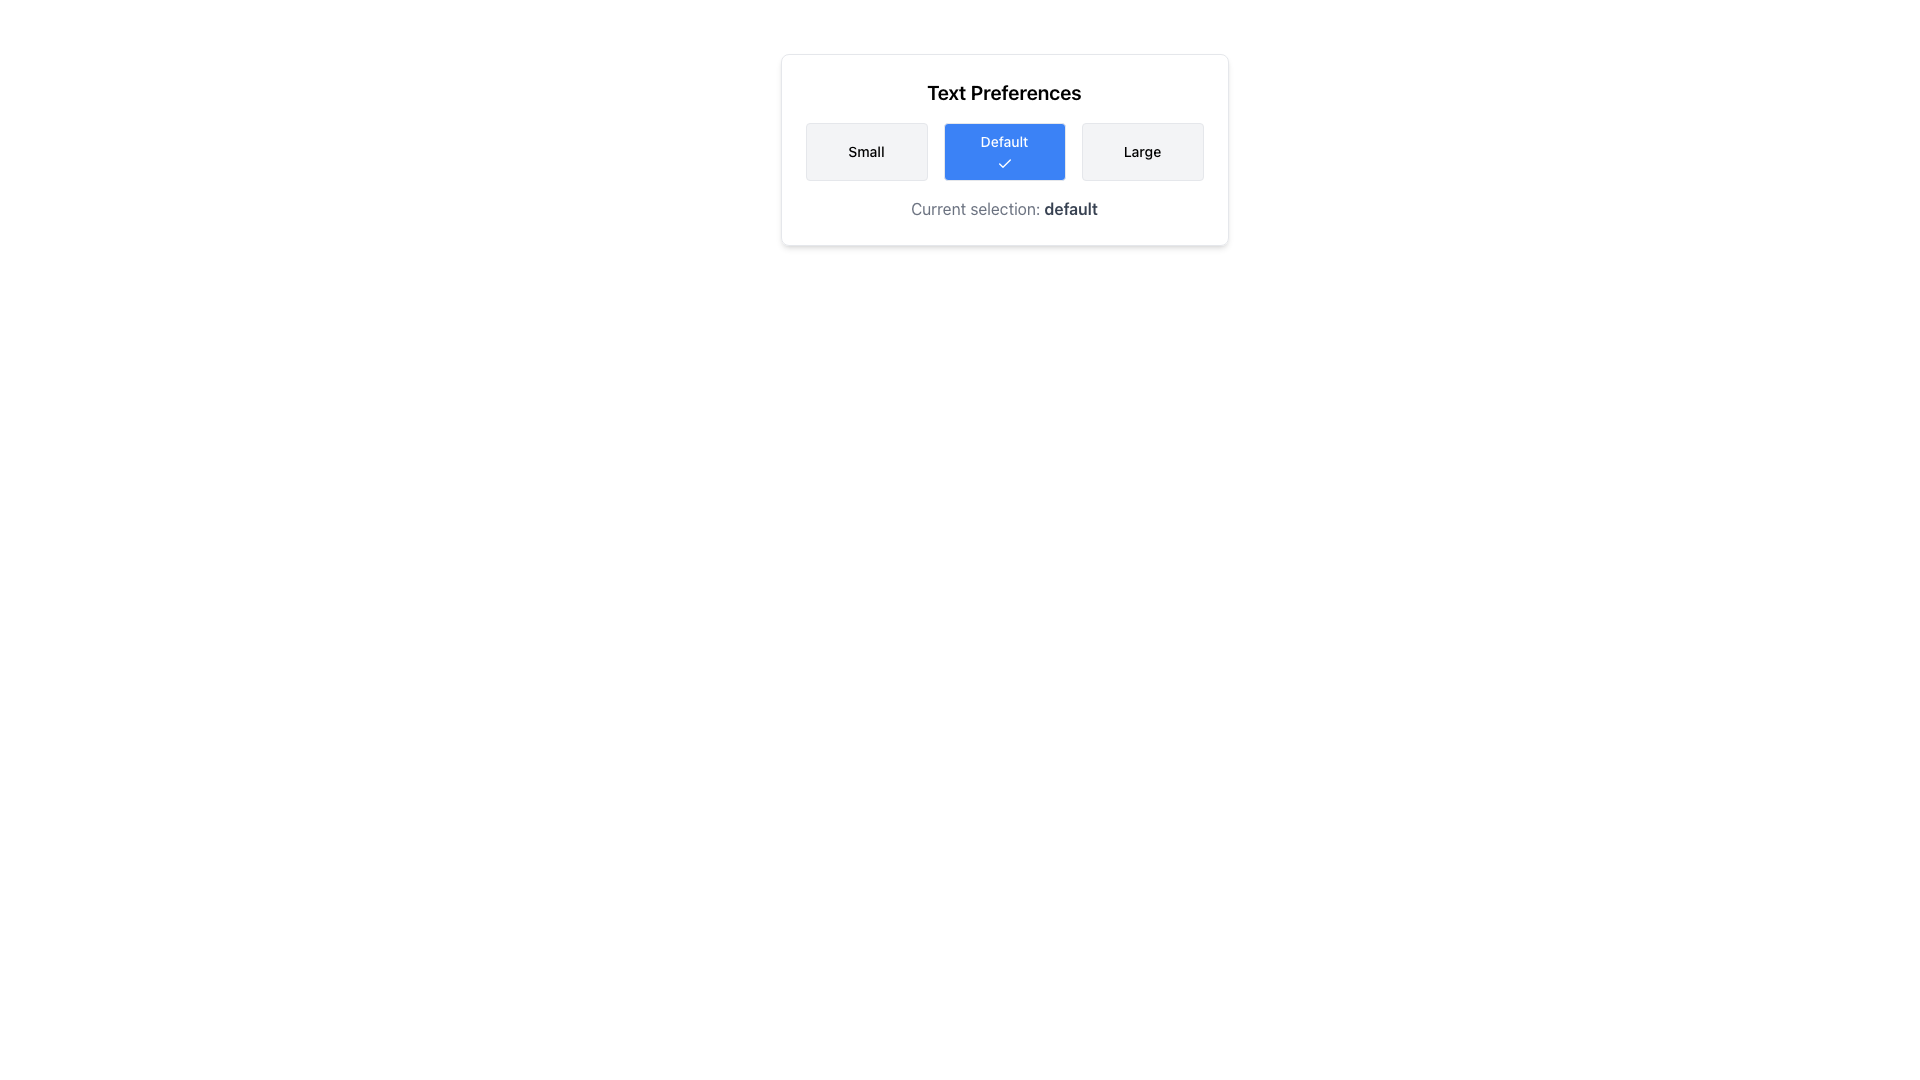  Describe the element at coordinates (1070, 208) in the screenshot. I see `the static text element reading 'default', which is a bolded gray text located within the phrase 'Current selection: default'` at that location.